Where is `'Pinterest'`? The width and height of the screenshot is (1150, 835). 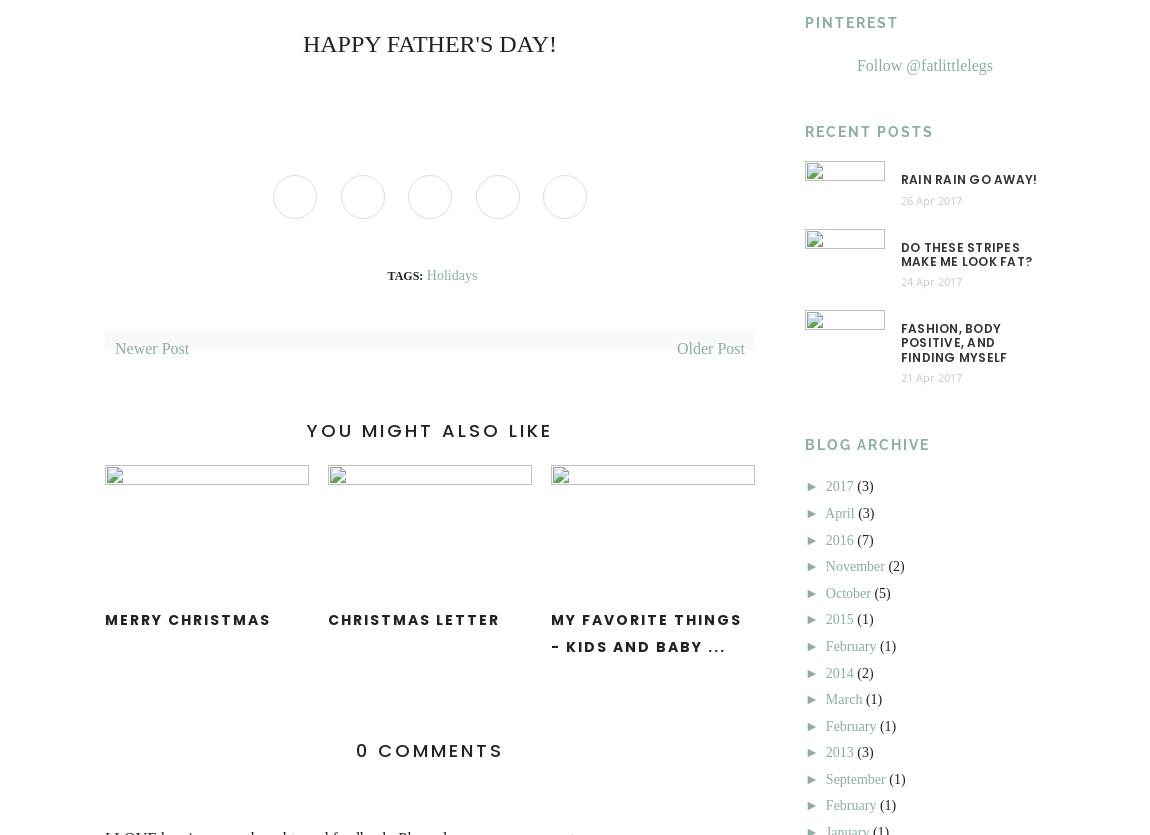
'Pinterest' is located at coordinates (851, 22).